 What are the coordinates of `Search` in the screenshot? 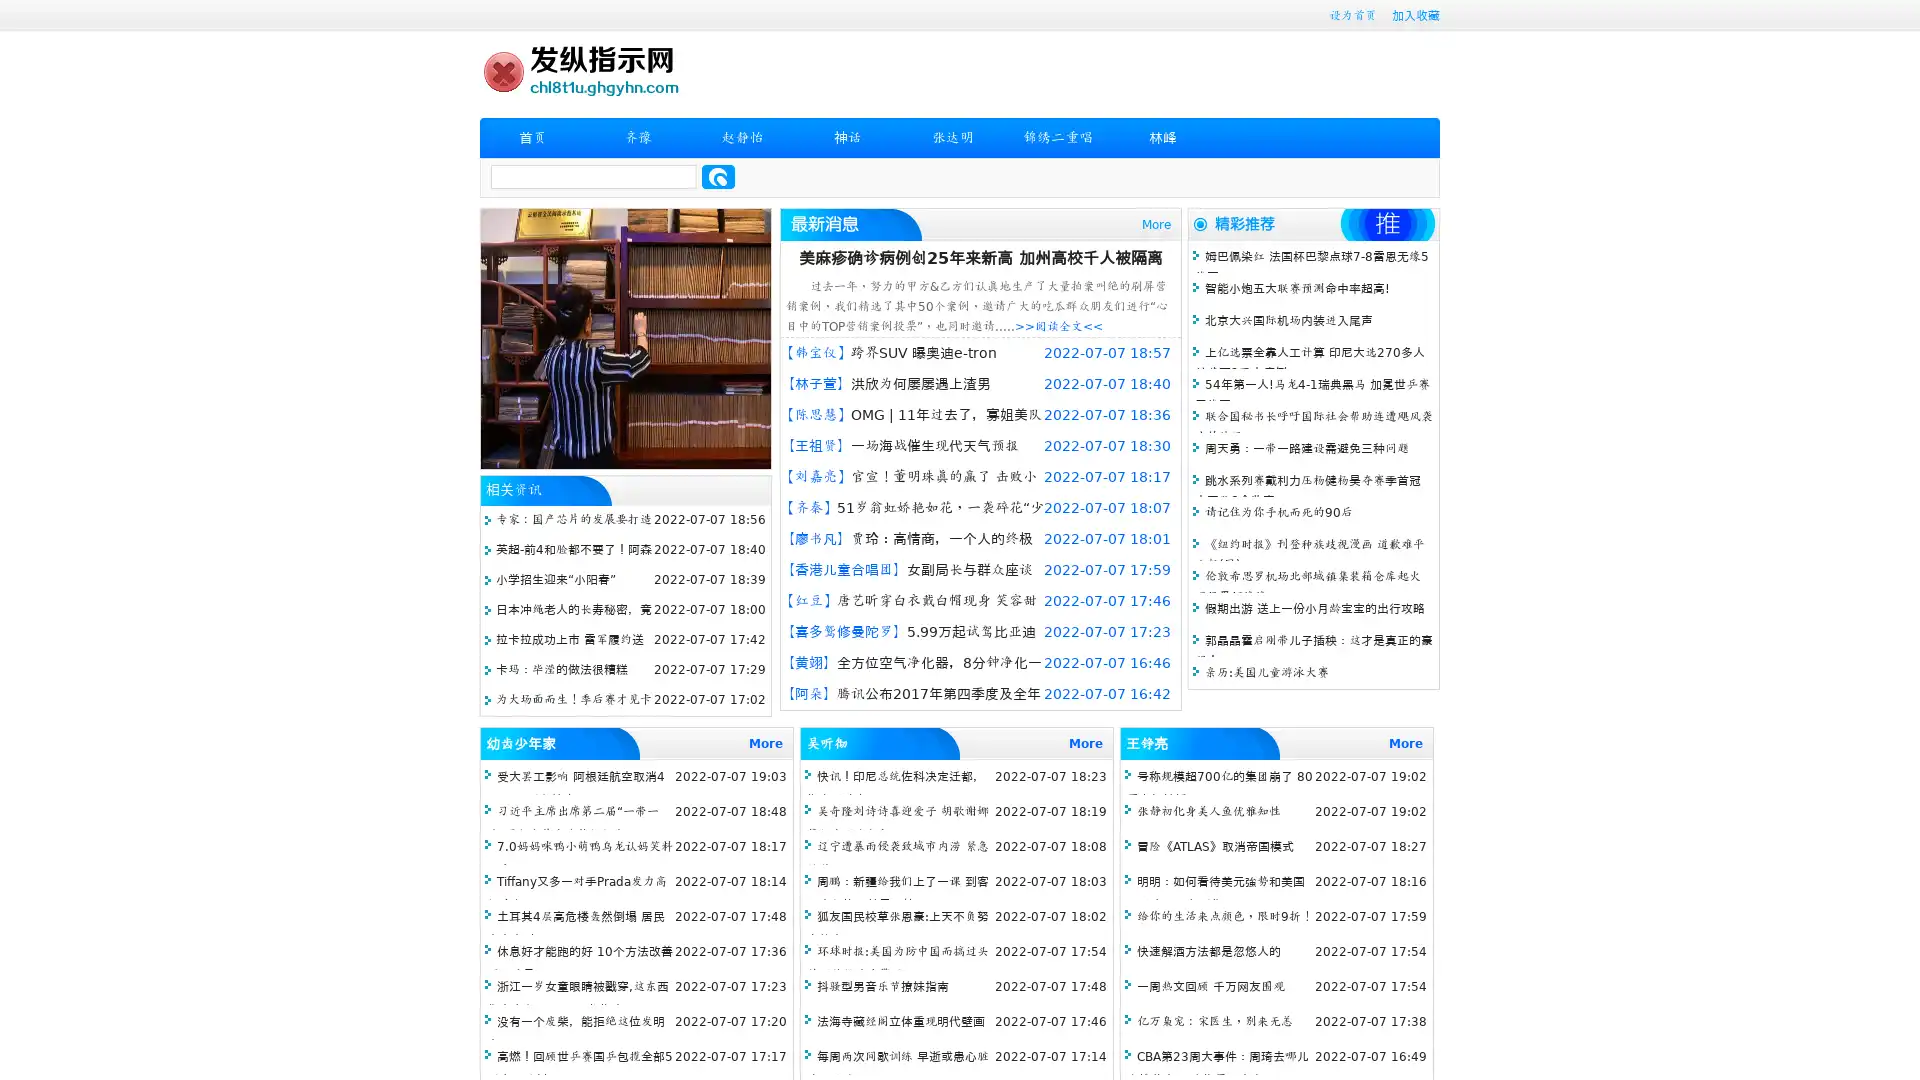 It's located at (718, 176).